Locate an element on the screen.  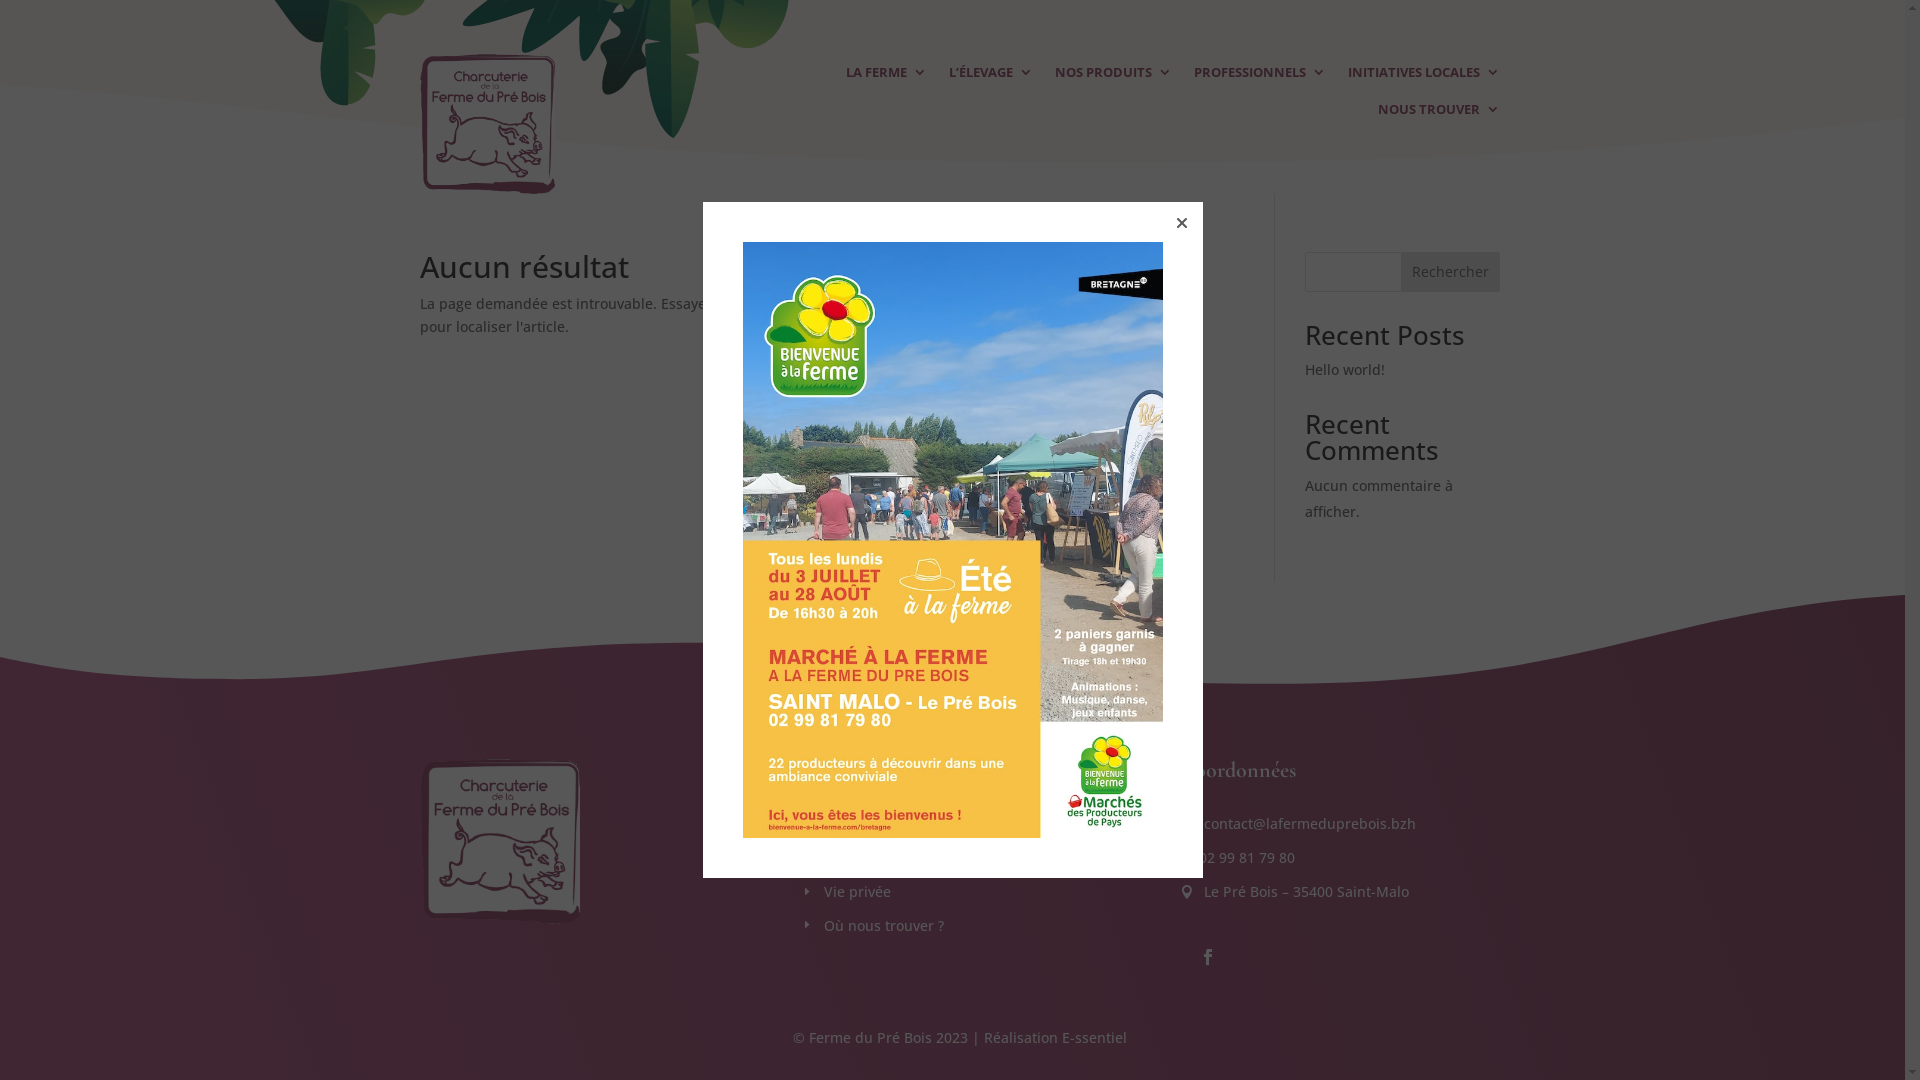
'Suivez sur Facebook' is located at coordinates (1207, 955).